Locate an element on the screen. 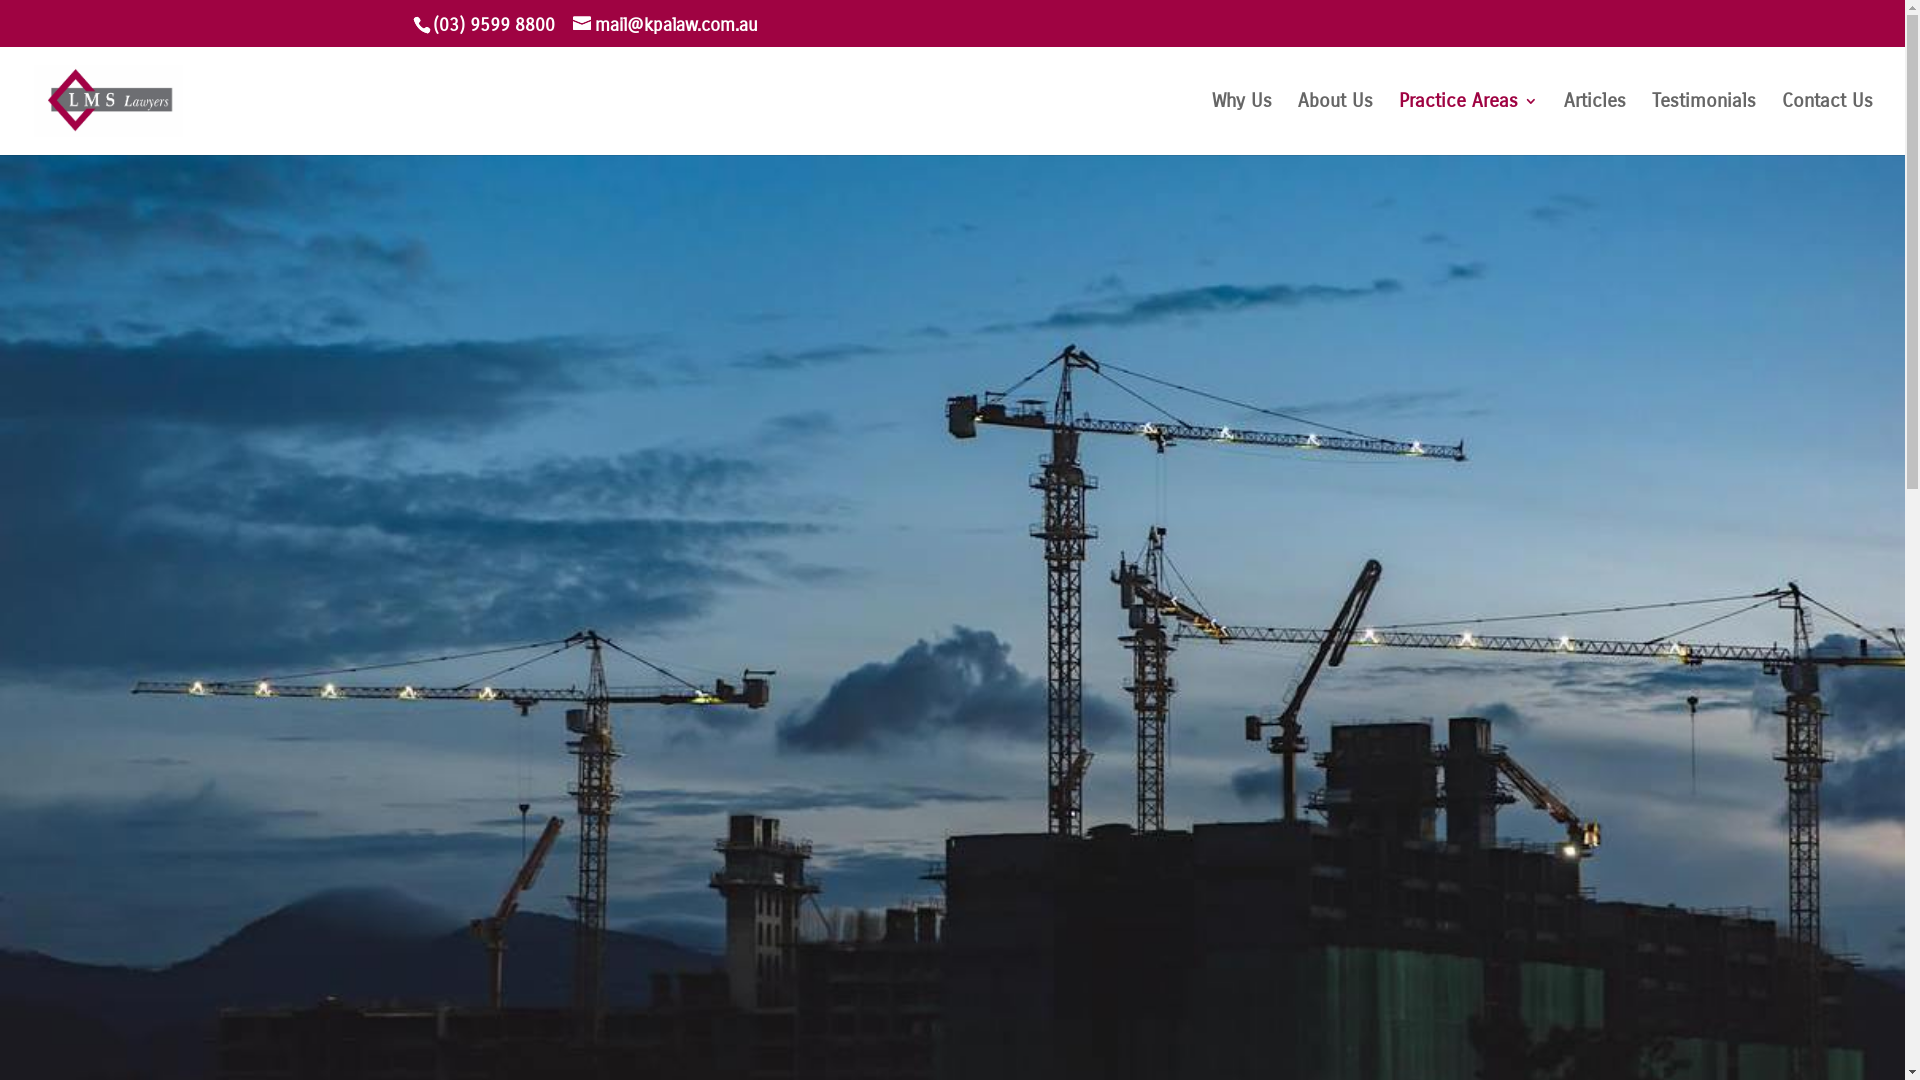 This screenshot has height=1080, width=1920. 'Practice Areas' is located at coordinates (1468, 124).